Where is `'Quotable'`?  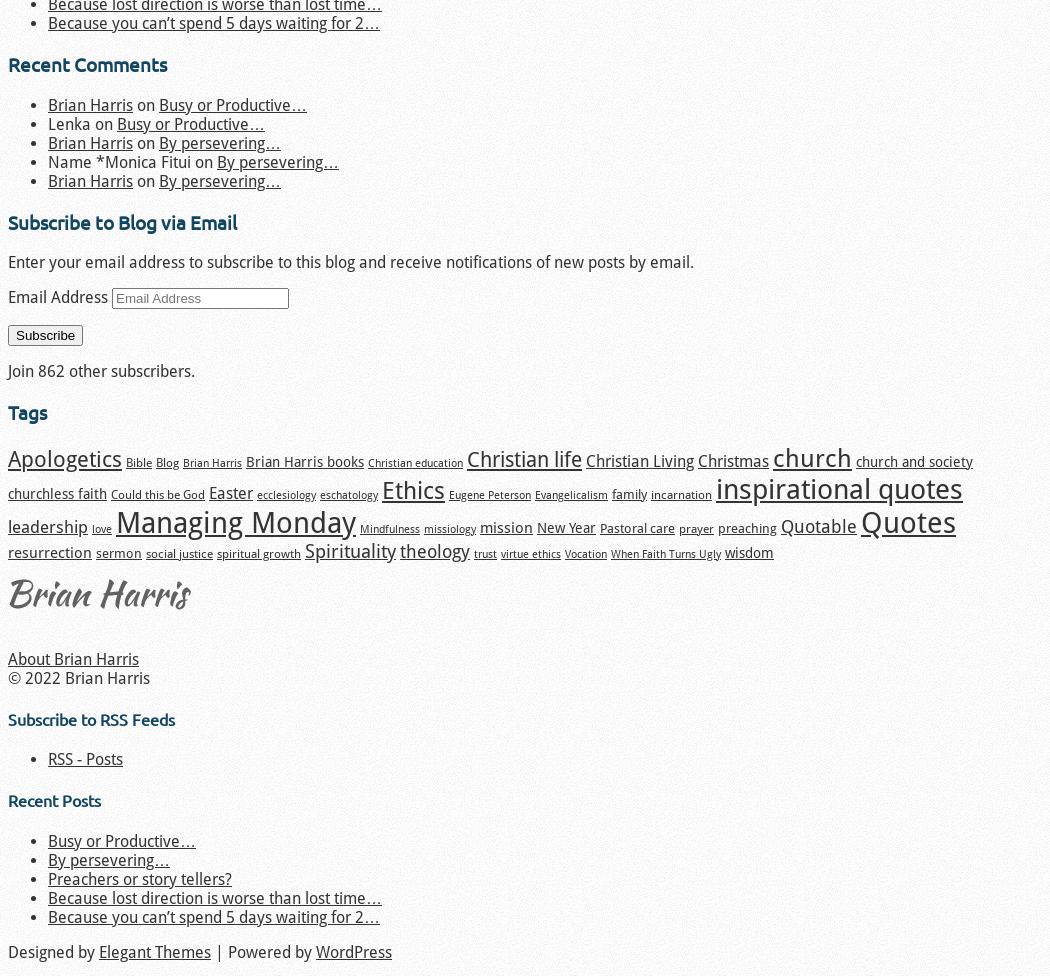 'Quotable' is located at coordinates (780, 525).